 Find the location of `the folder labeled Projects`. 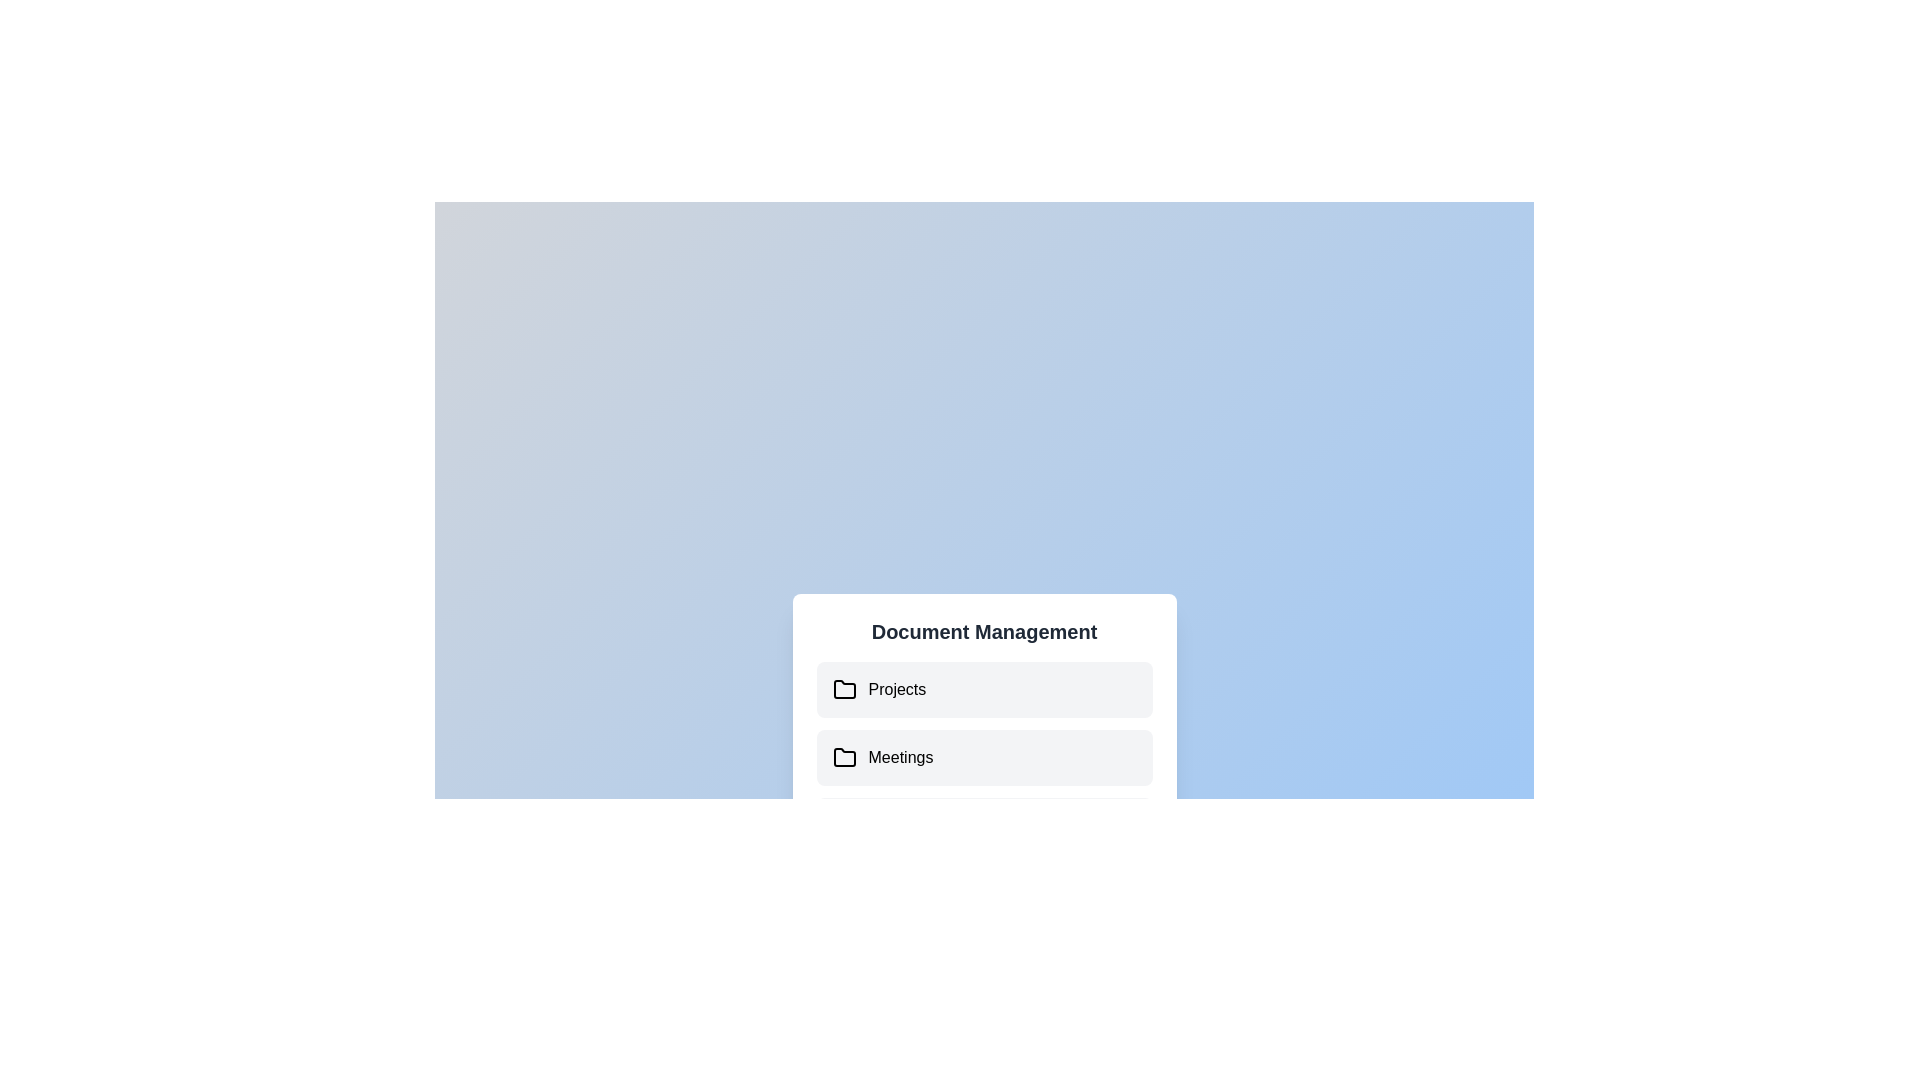

the folder labeled Projects is located at coordinates (834, 689).